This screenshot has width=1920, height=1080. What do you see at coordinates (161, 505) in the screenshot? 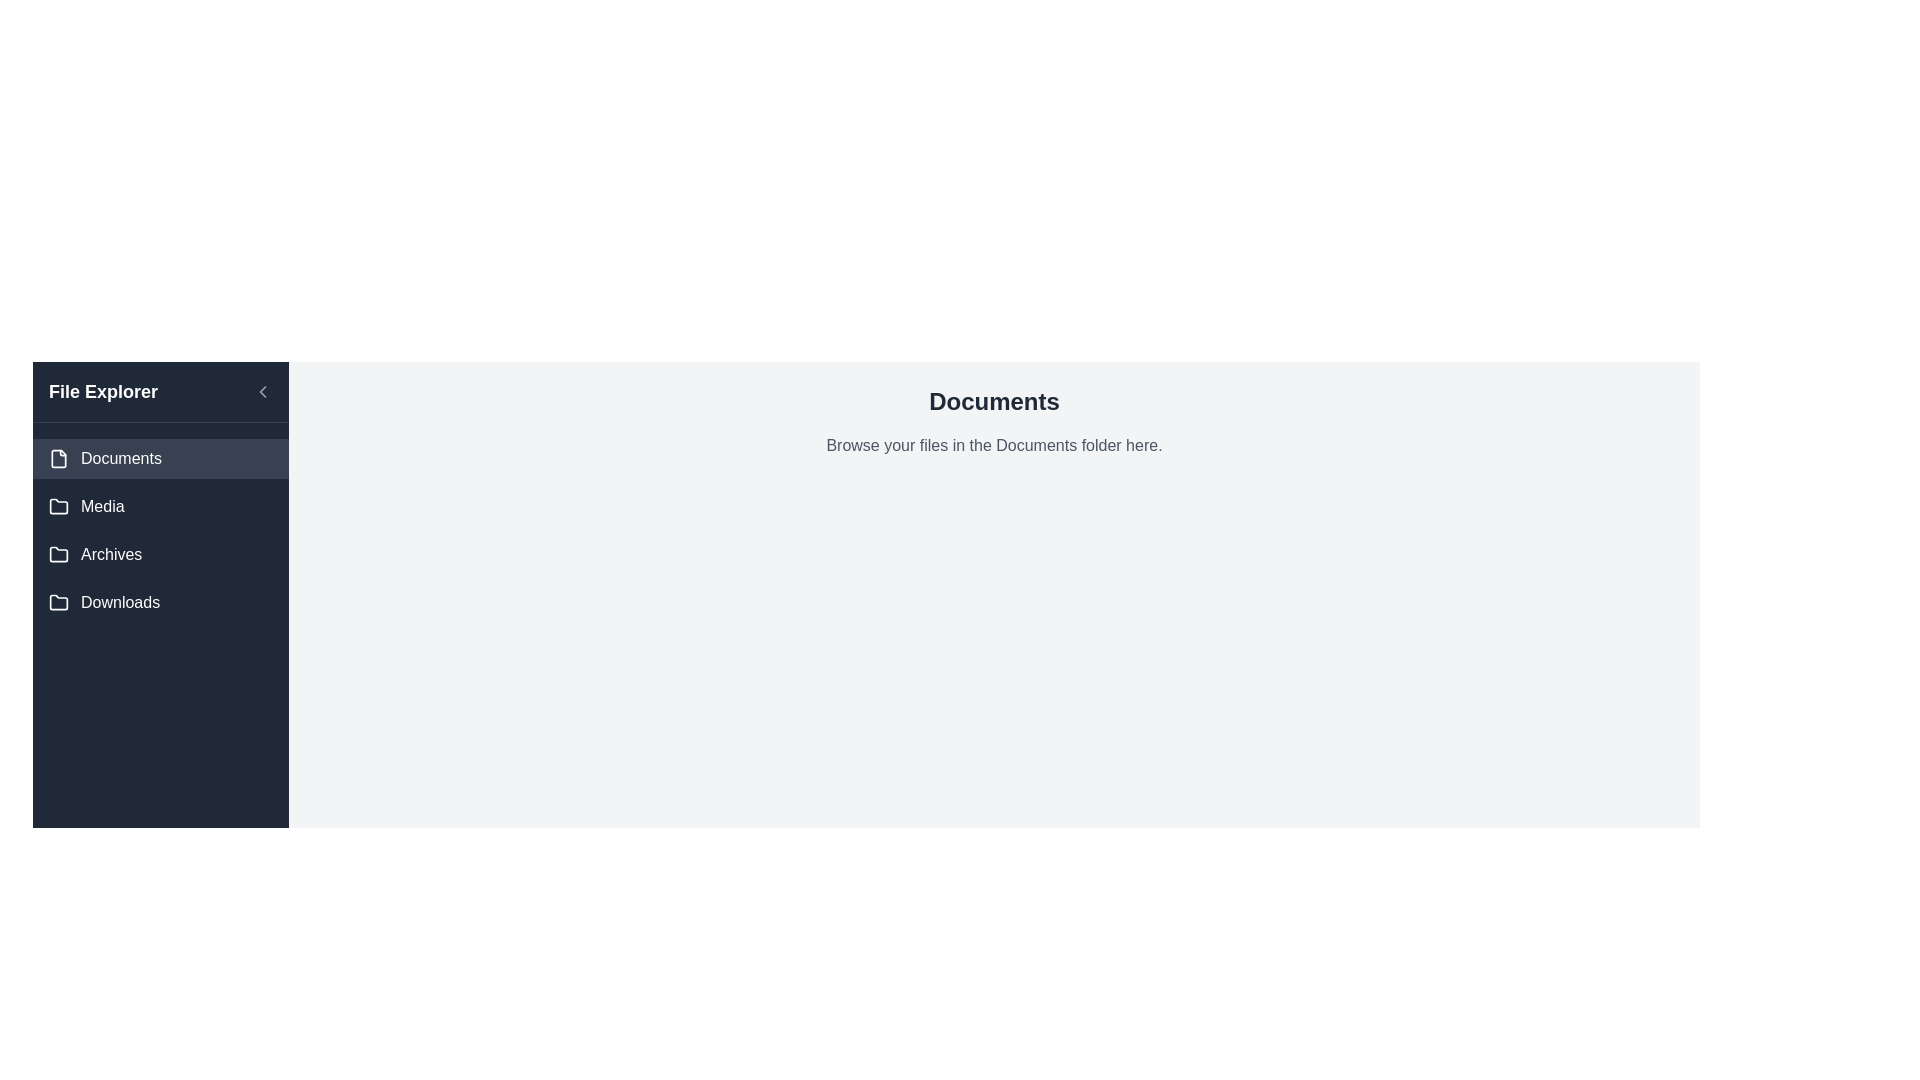
I see `the 'Media' navigation button located in the sidebar menu, which is positioned between 'Documents' and 'Archives'` at bounding box center [161, 505].